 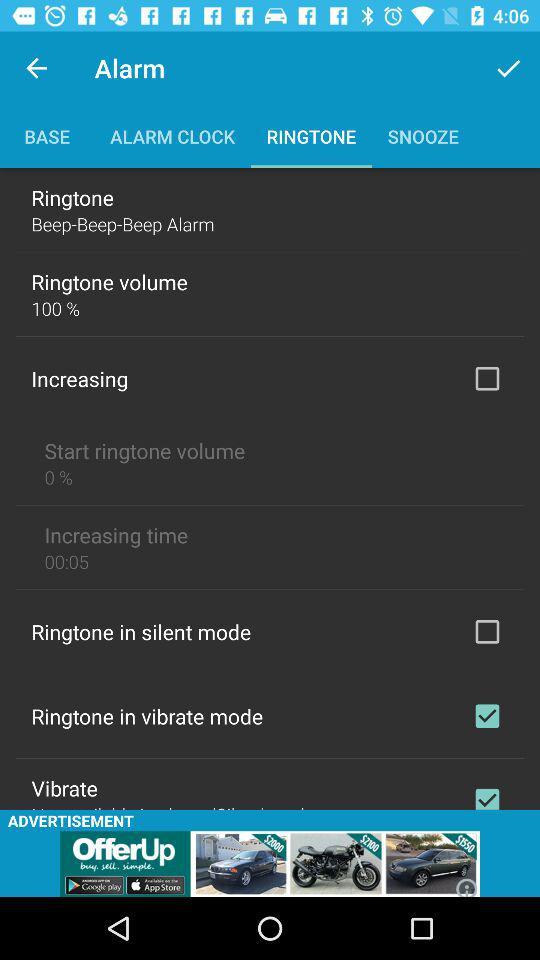 What do you see at coordinates (270, 863) in the screenshot?
I see `click on advertisement` at bounding box center [270, 863].